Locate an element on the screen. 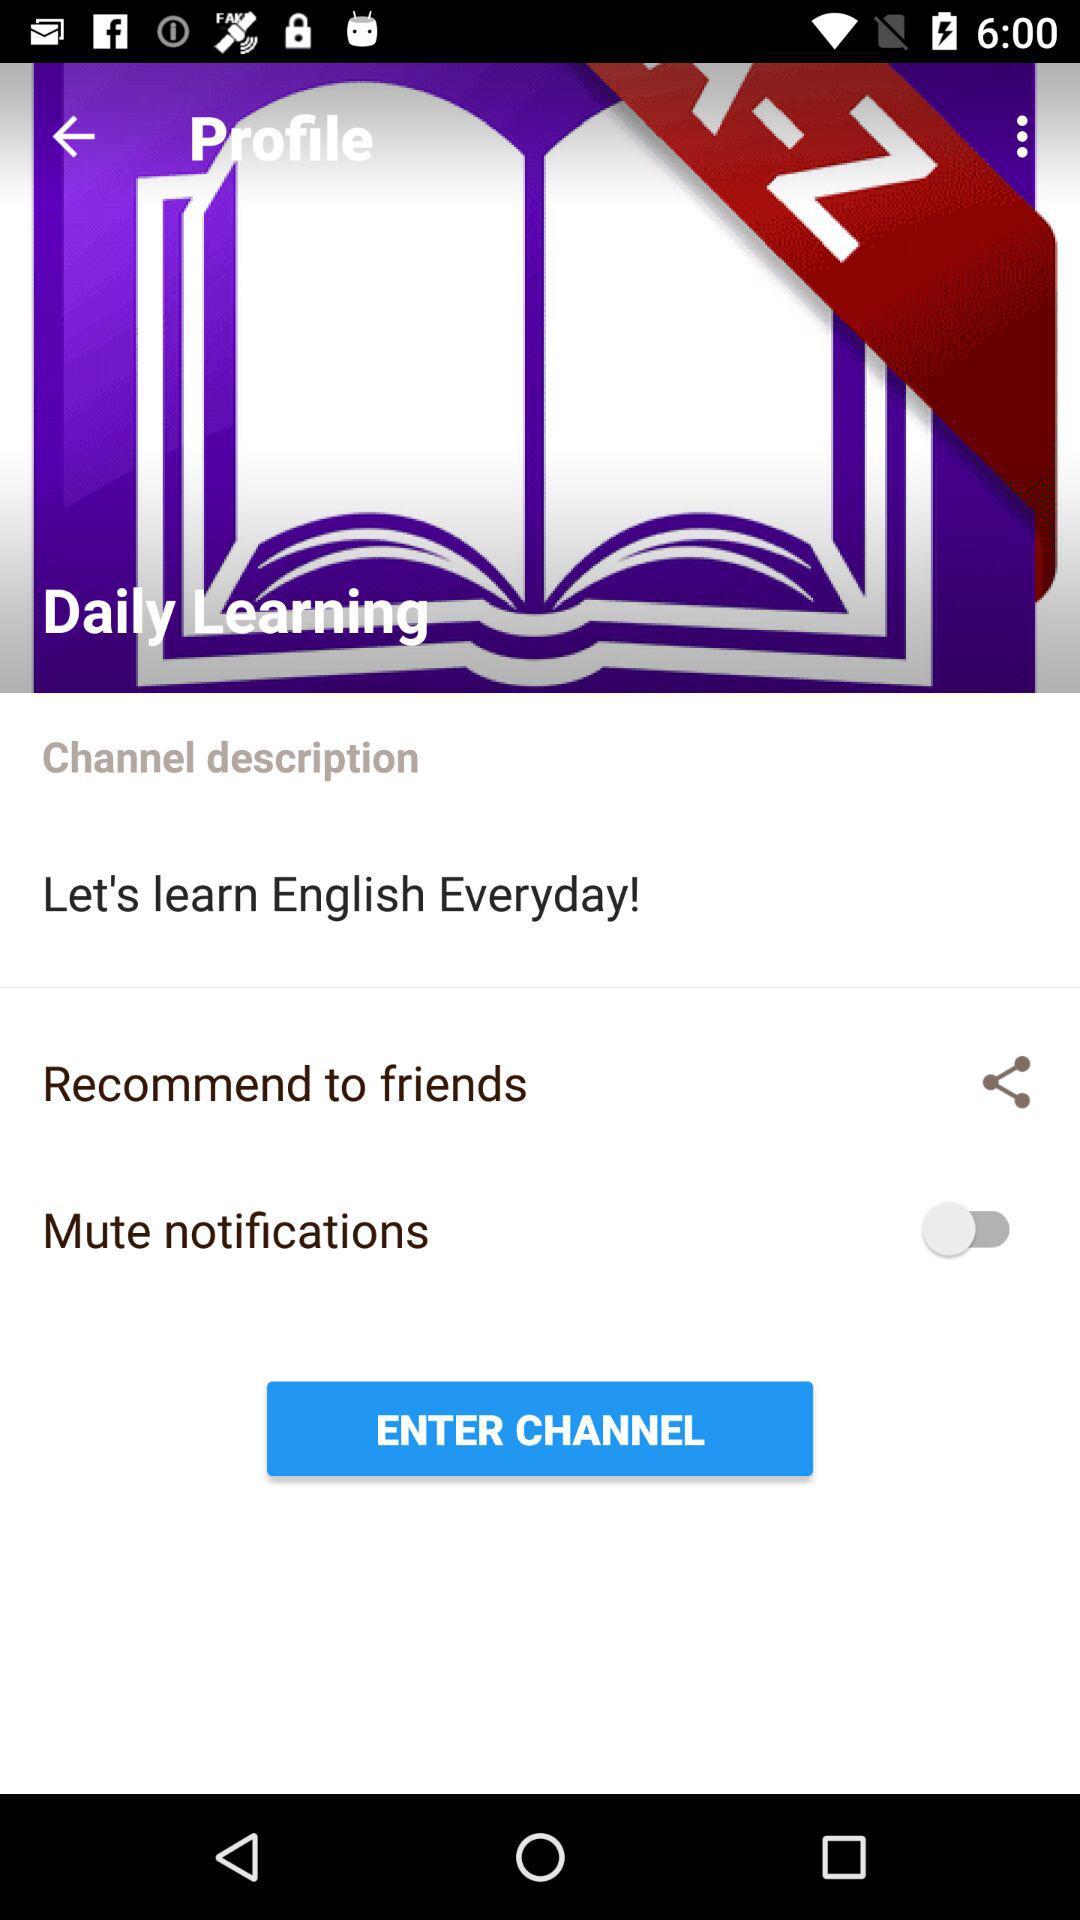 This screenshot has height=1920, width=1080. check profile is located at coordinates (540, 378).